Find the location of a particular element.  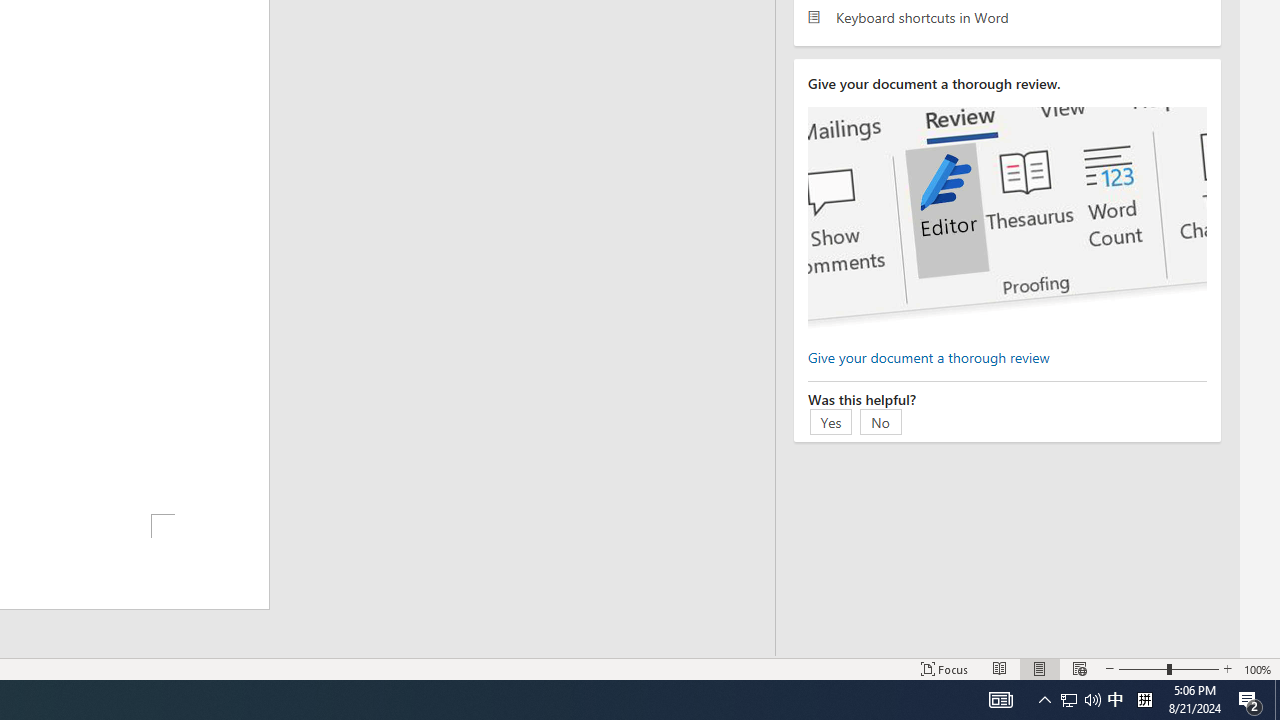

'Zoom' is located at coordinates (1168, 669).